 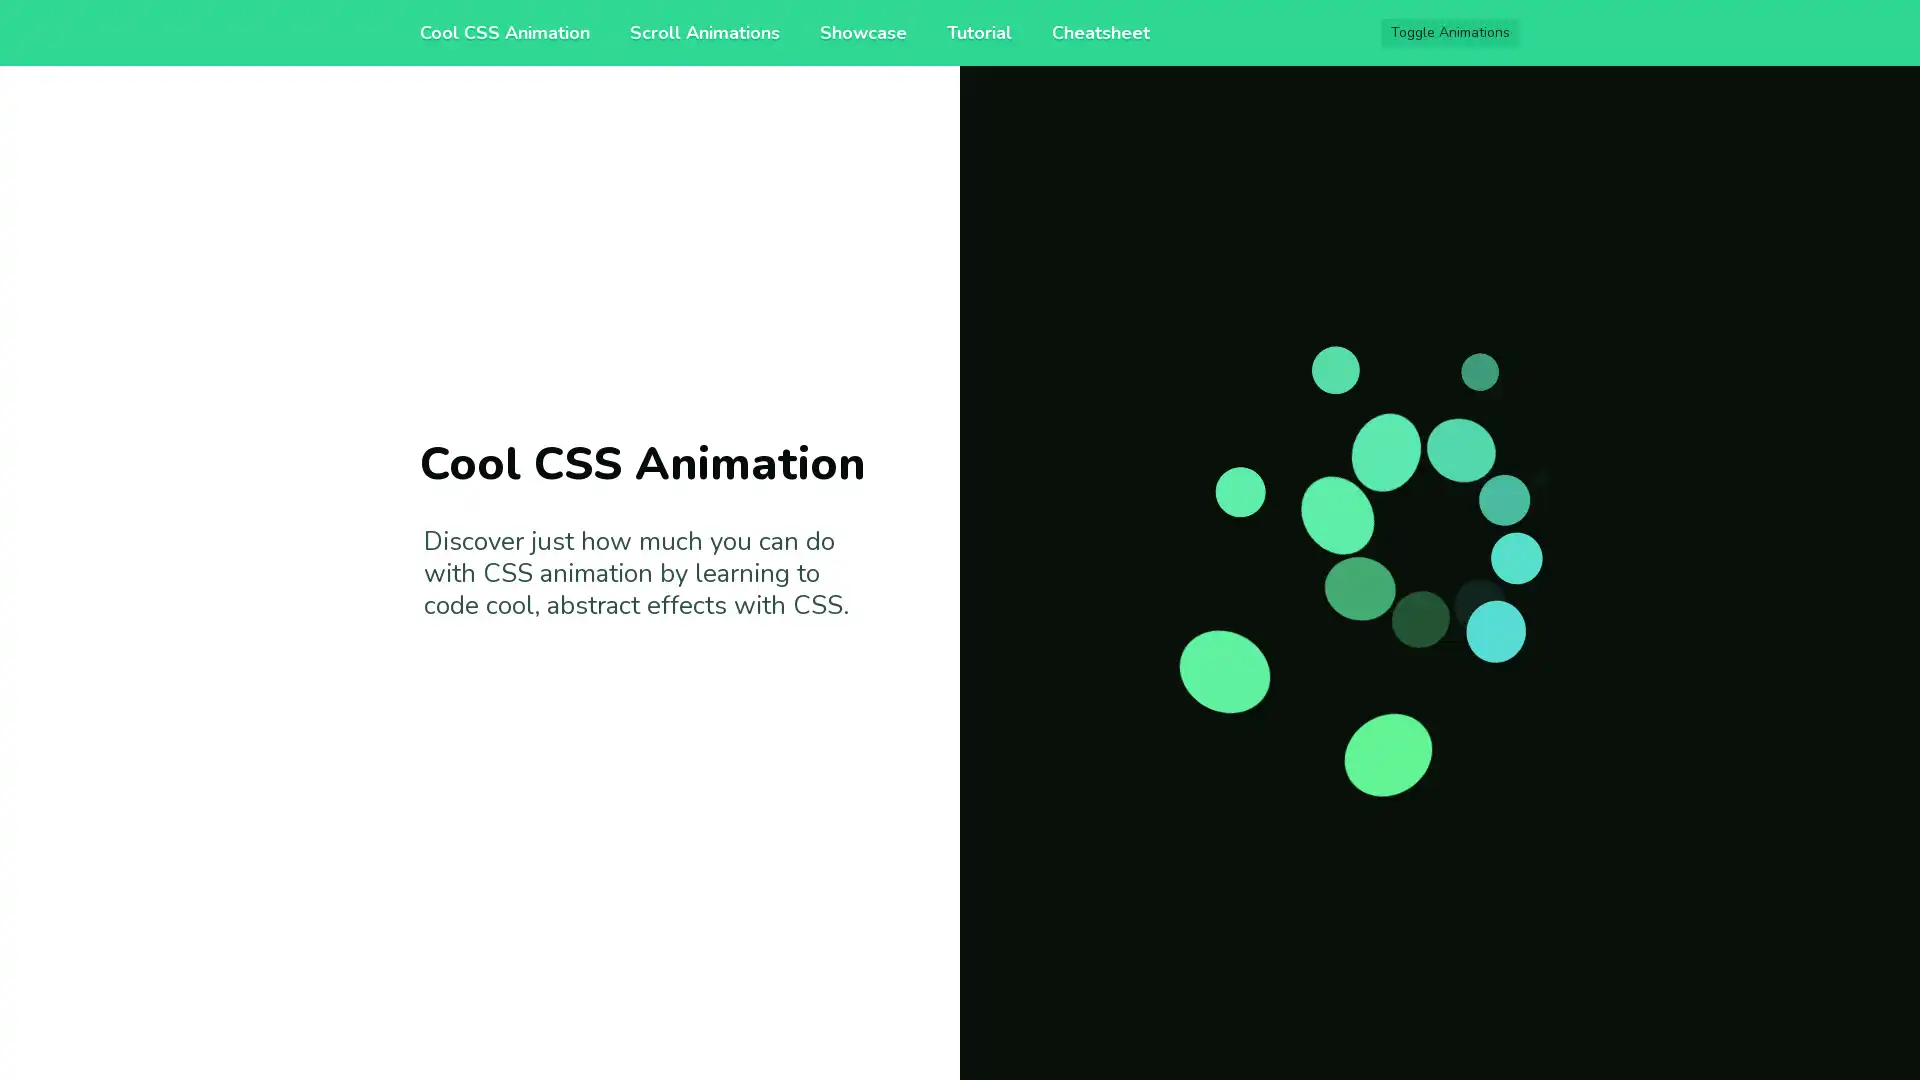 I want to click on Toggle Animations, so click(x=1450, y=33).